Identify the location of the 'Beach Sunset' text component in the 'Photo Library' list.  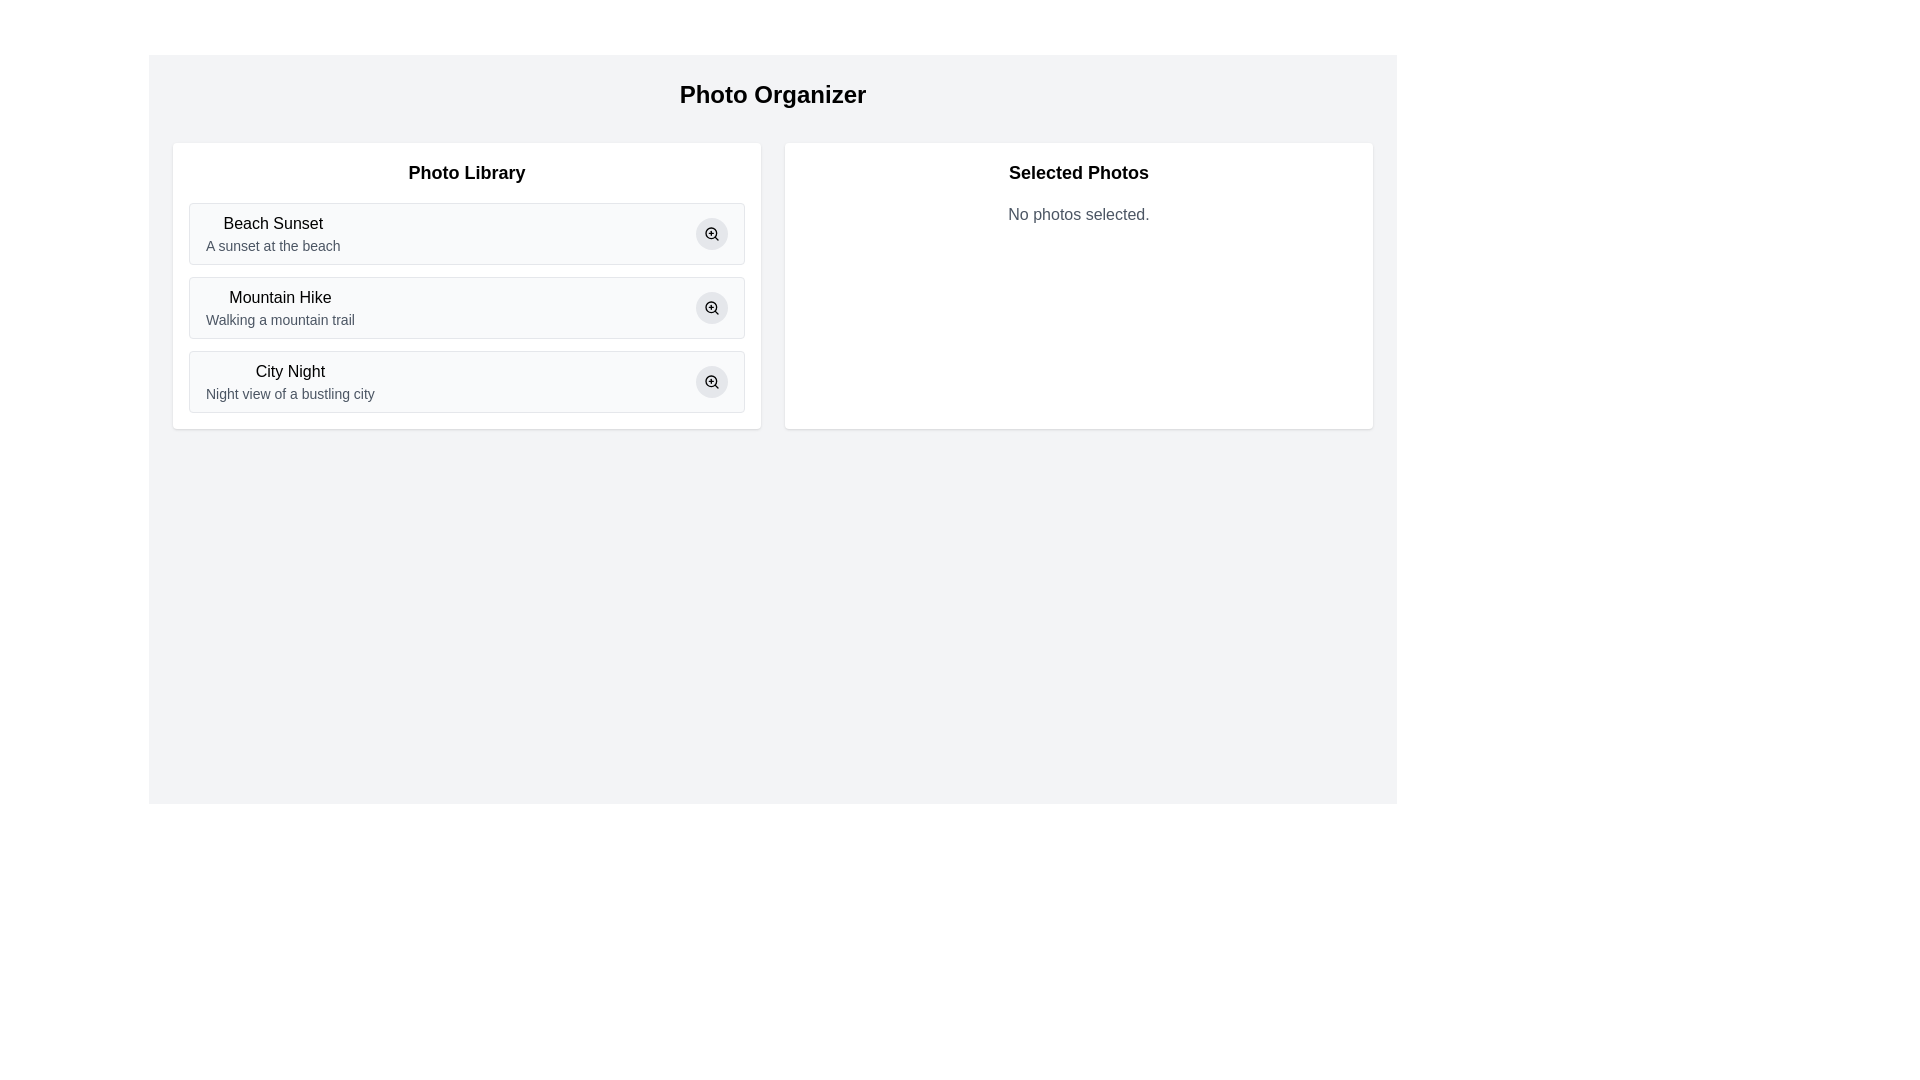
(272, 233).